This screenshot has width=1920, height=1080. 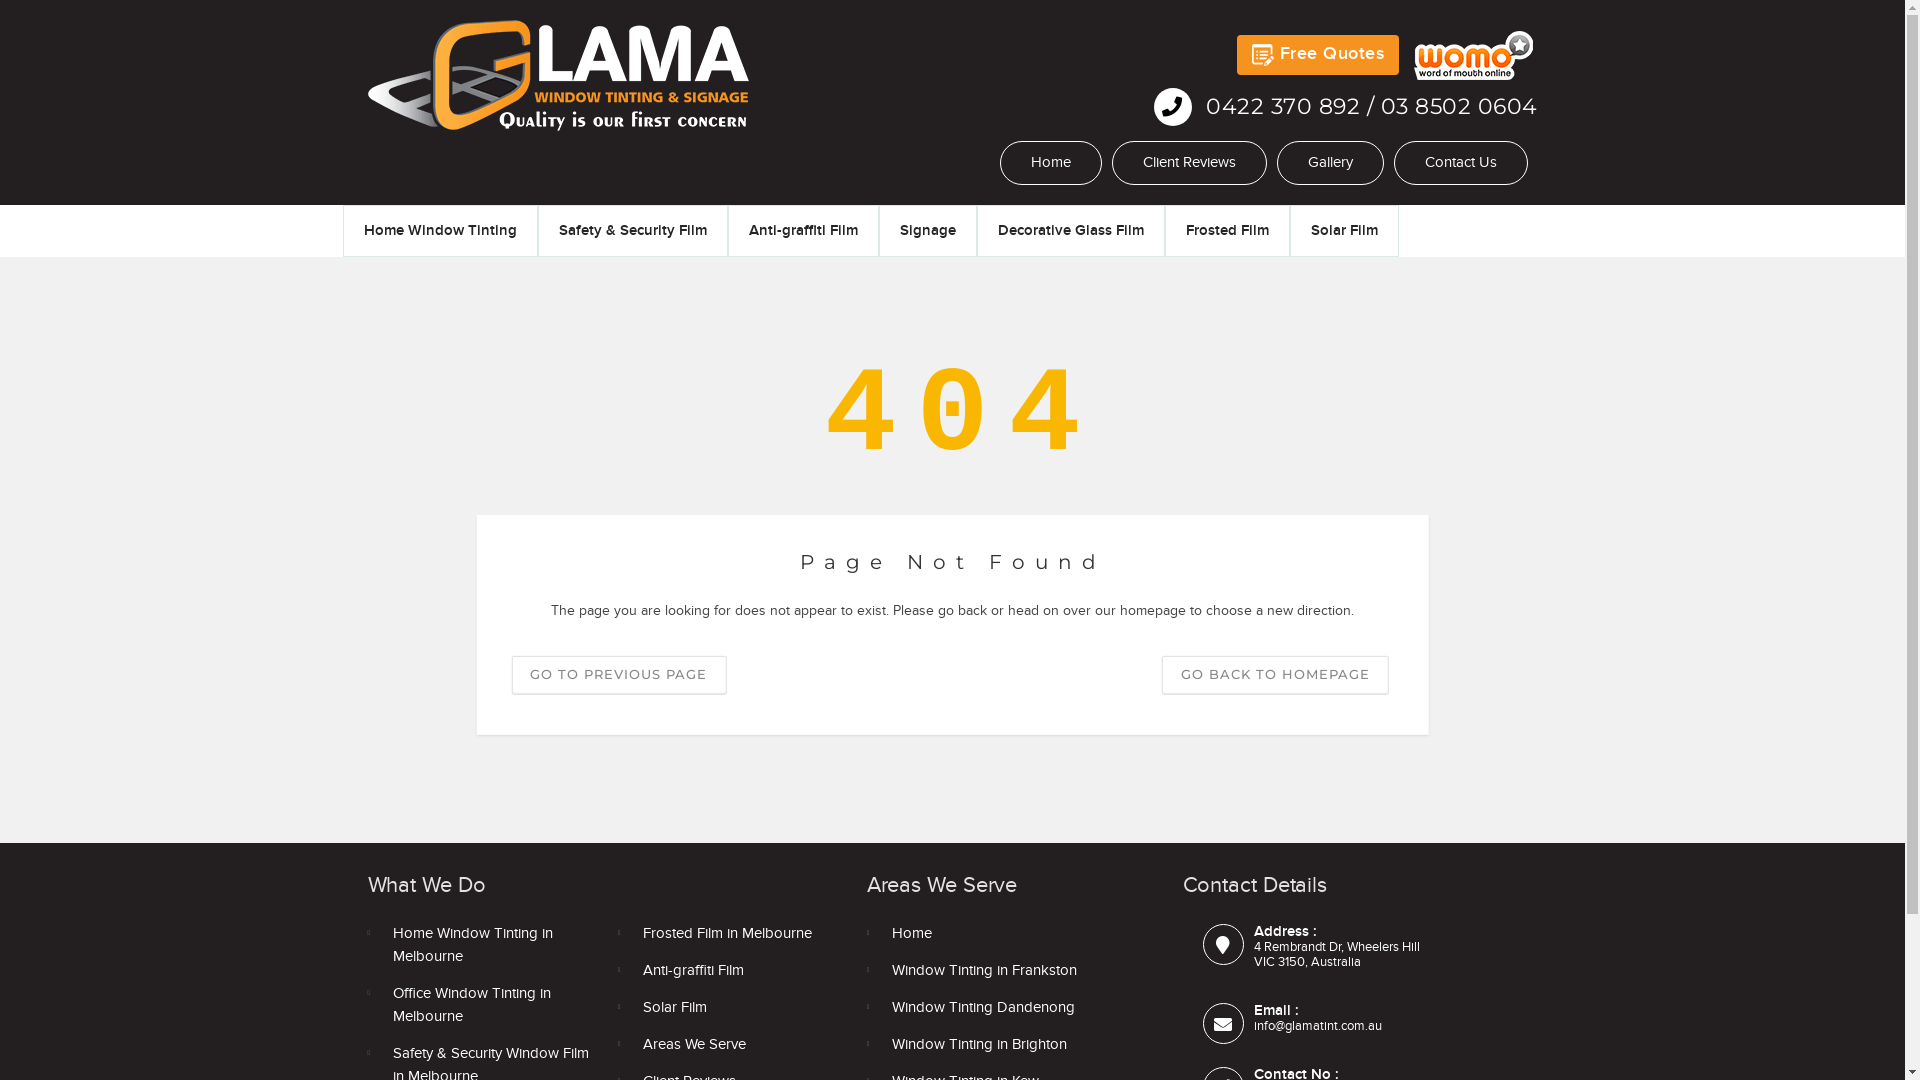 I want to click on 'Frosted Film in Melbourne', so click(x=735, y=935).